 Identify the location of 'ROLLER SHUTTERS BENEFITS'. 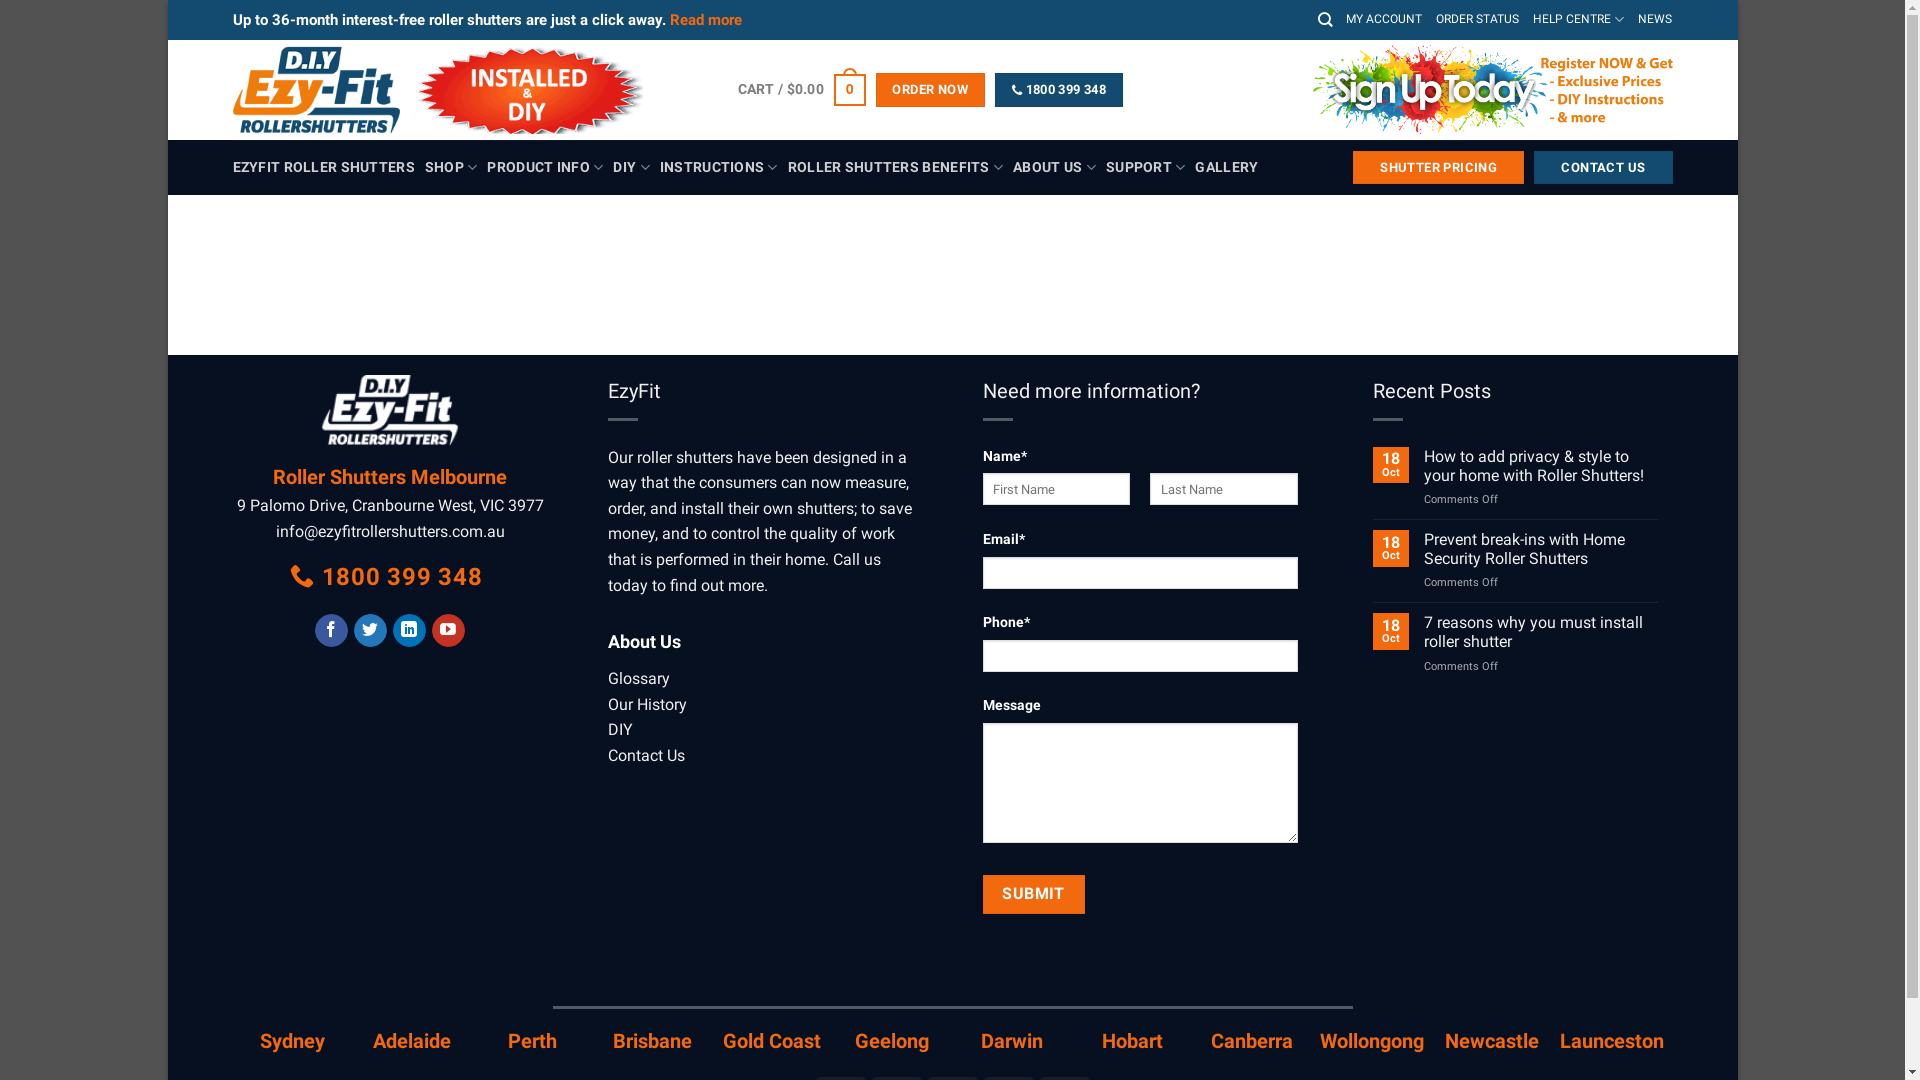
(894, 166).